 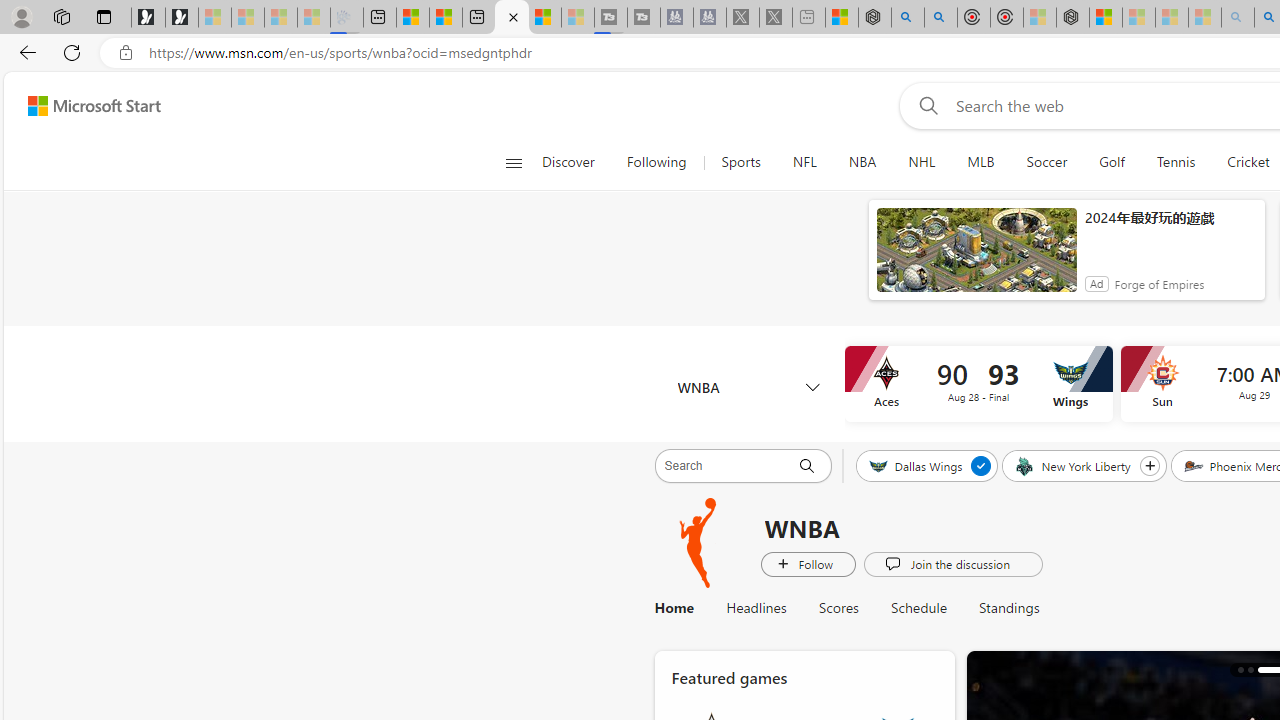 What do you see at coordinates (839, 607) in the screenshot?
I see `'Scores'` at bounding box center [839, 607].